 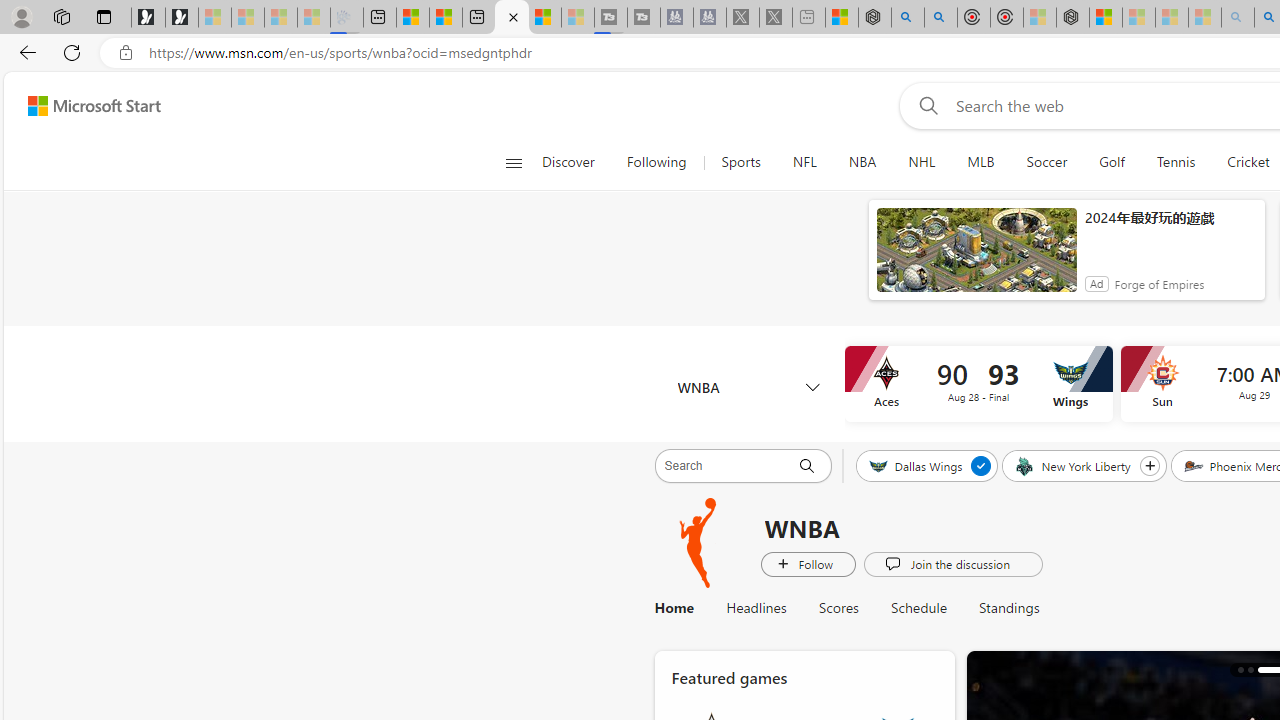 What do you see at coordinates (839, 607) in the screenshot?
I see `'Scores'` at bounding box center [839, 607].